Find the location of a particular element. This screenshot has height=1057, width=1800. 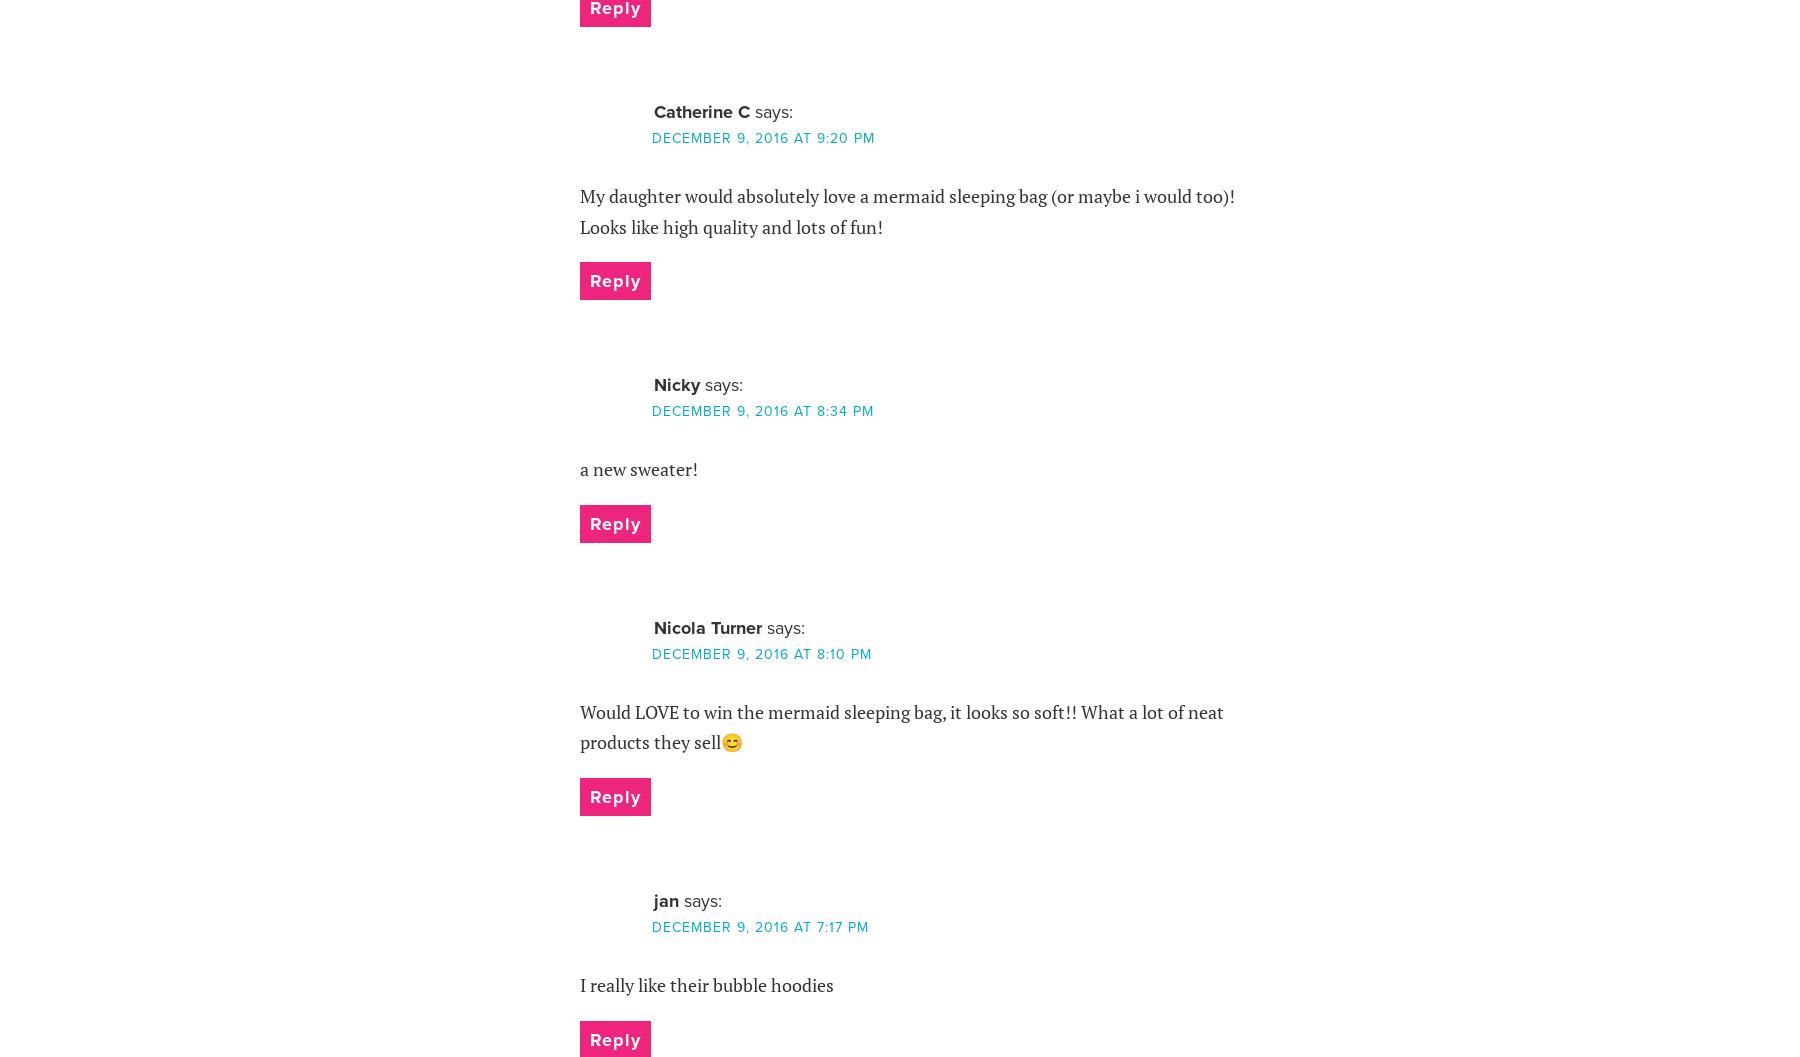

'a new sweater!' is located at coordinates (637, 468).